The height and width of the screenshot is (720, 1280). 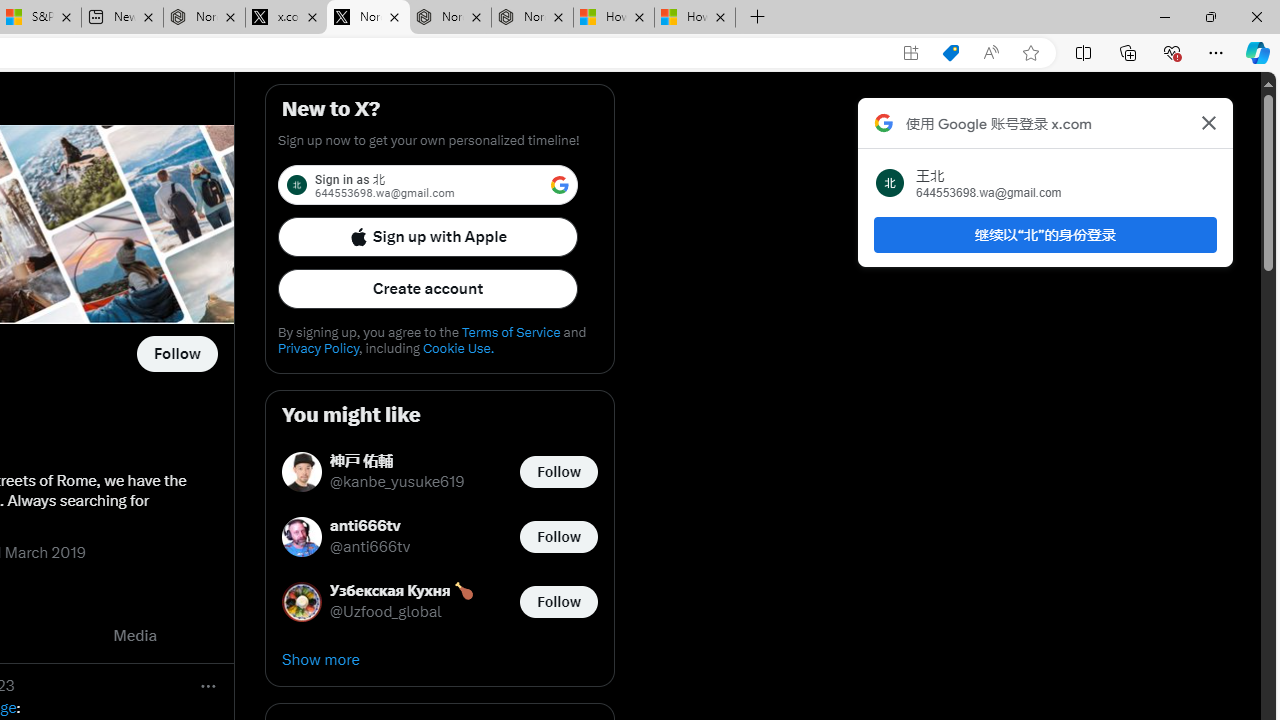 I want to click on 'Cookie Use.', so click(x=457, y=347).